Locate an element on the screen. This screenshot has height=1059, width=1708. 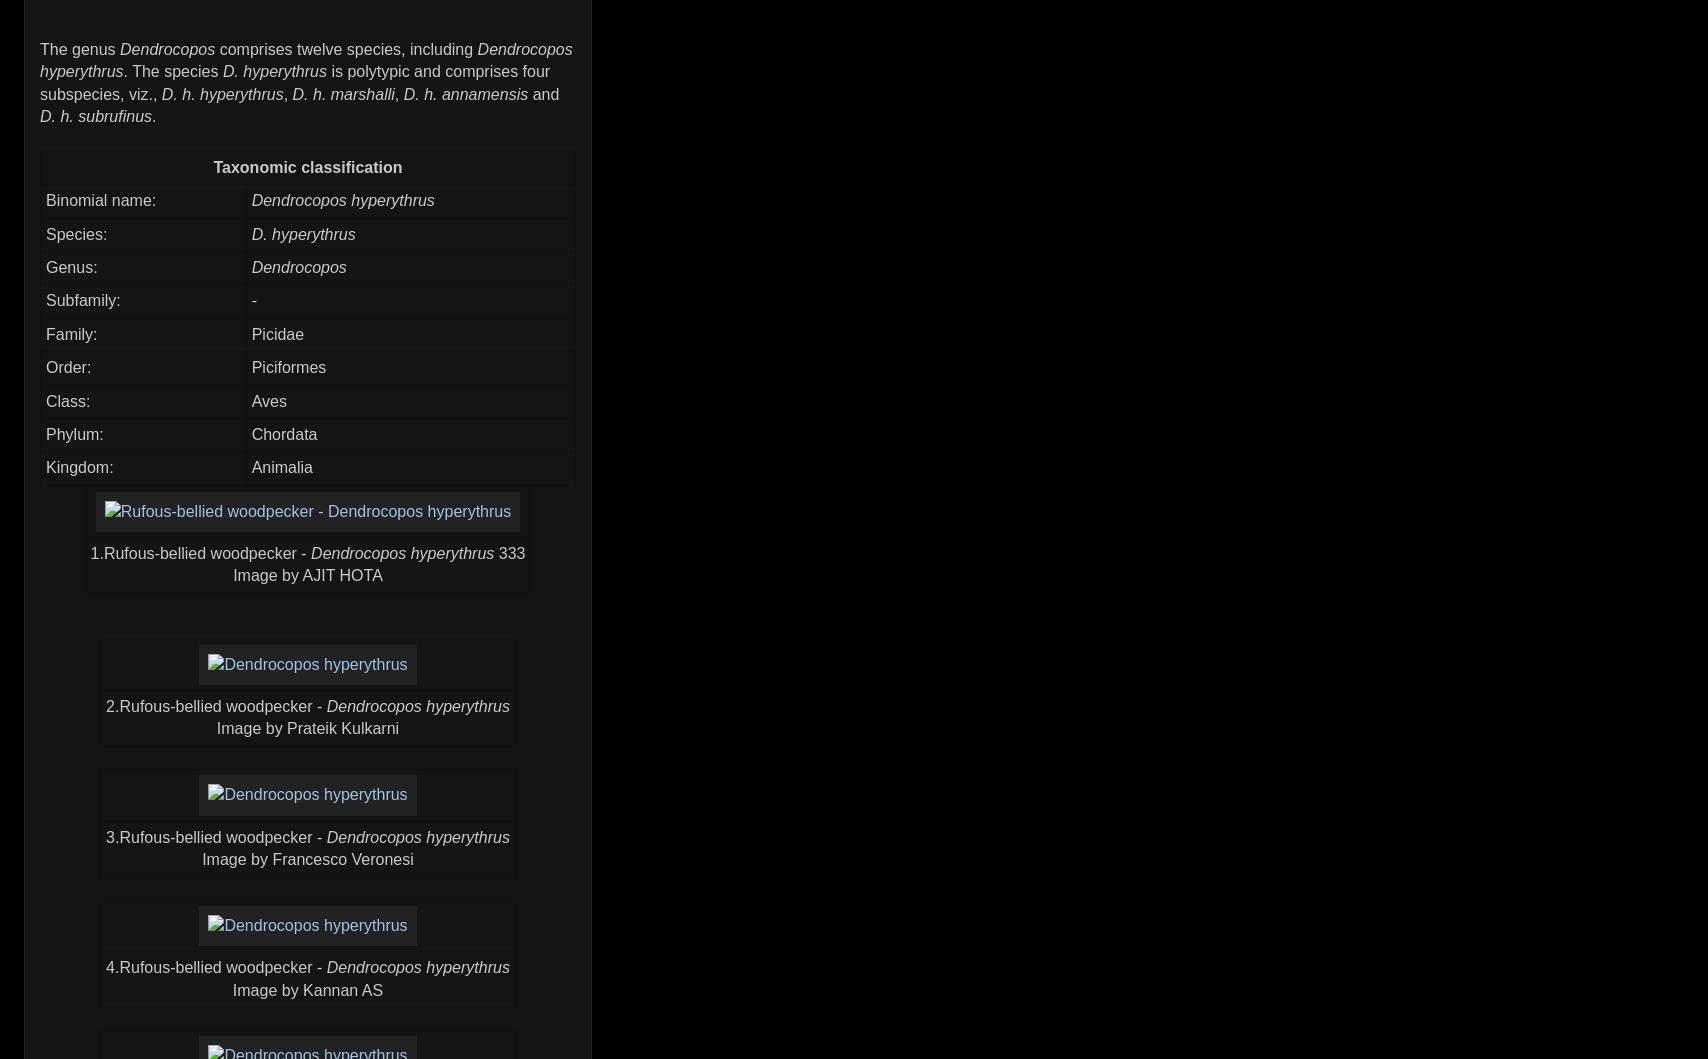
'Animalia' is located at coordinates (281, 467).